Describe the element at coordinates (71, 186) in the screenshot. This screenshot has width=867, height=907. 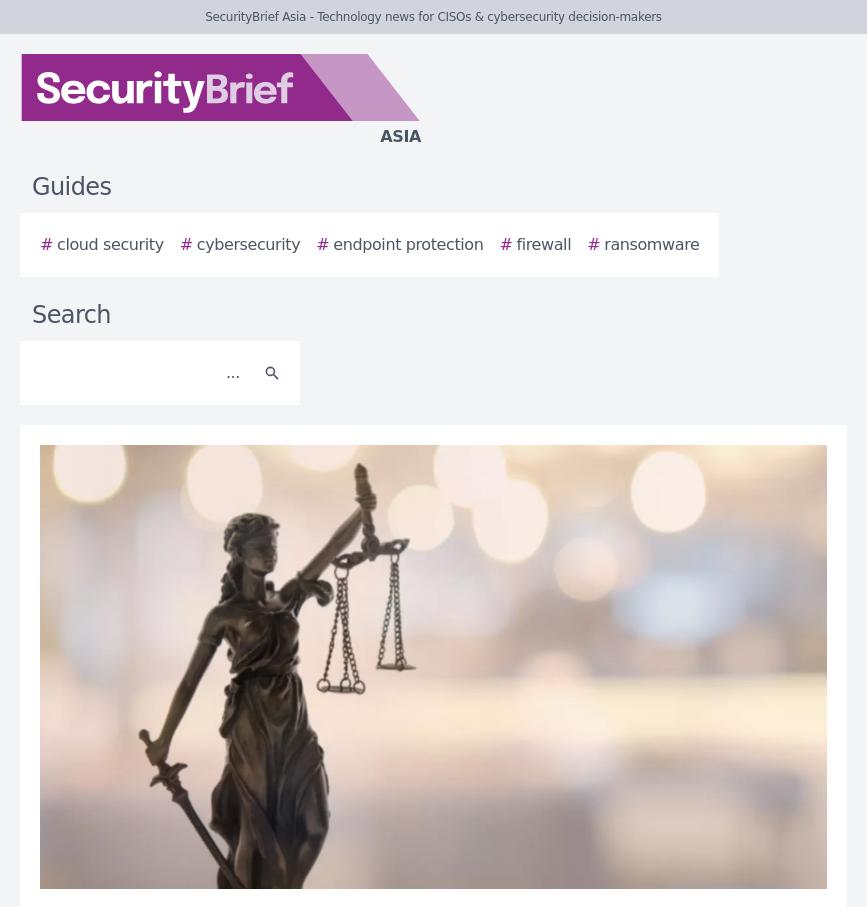
I see `'Guides'` at that location.